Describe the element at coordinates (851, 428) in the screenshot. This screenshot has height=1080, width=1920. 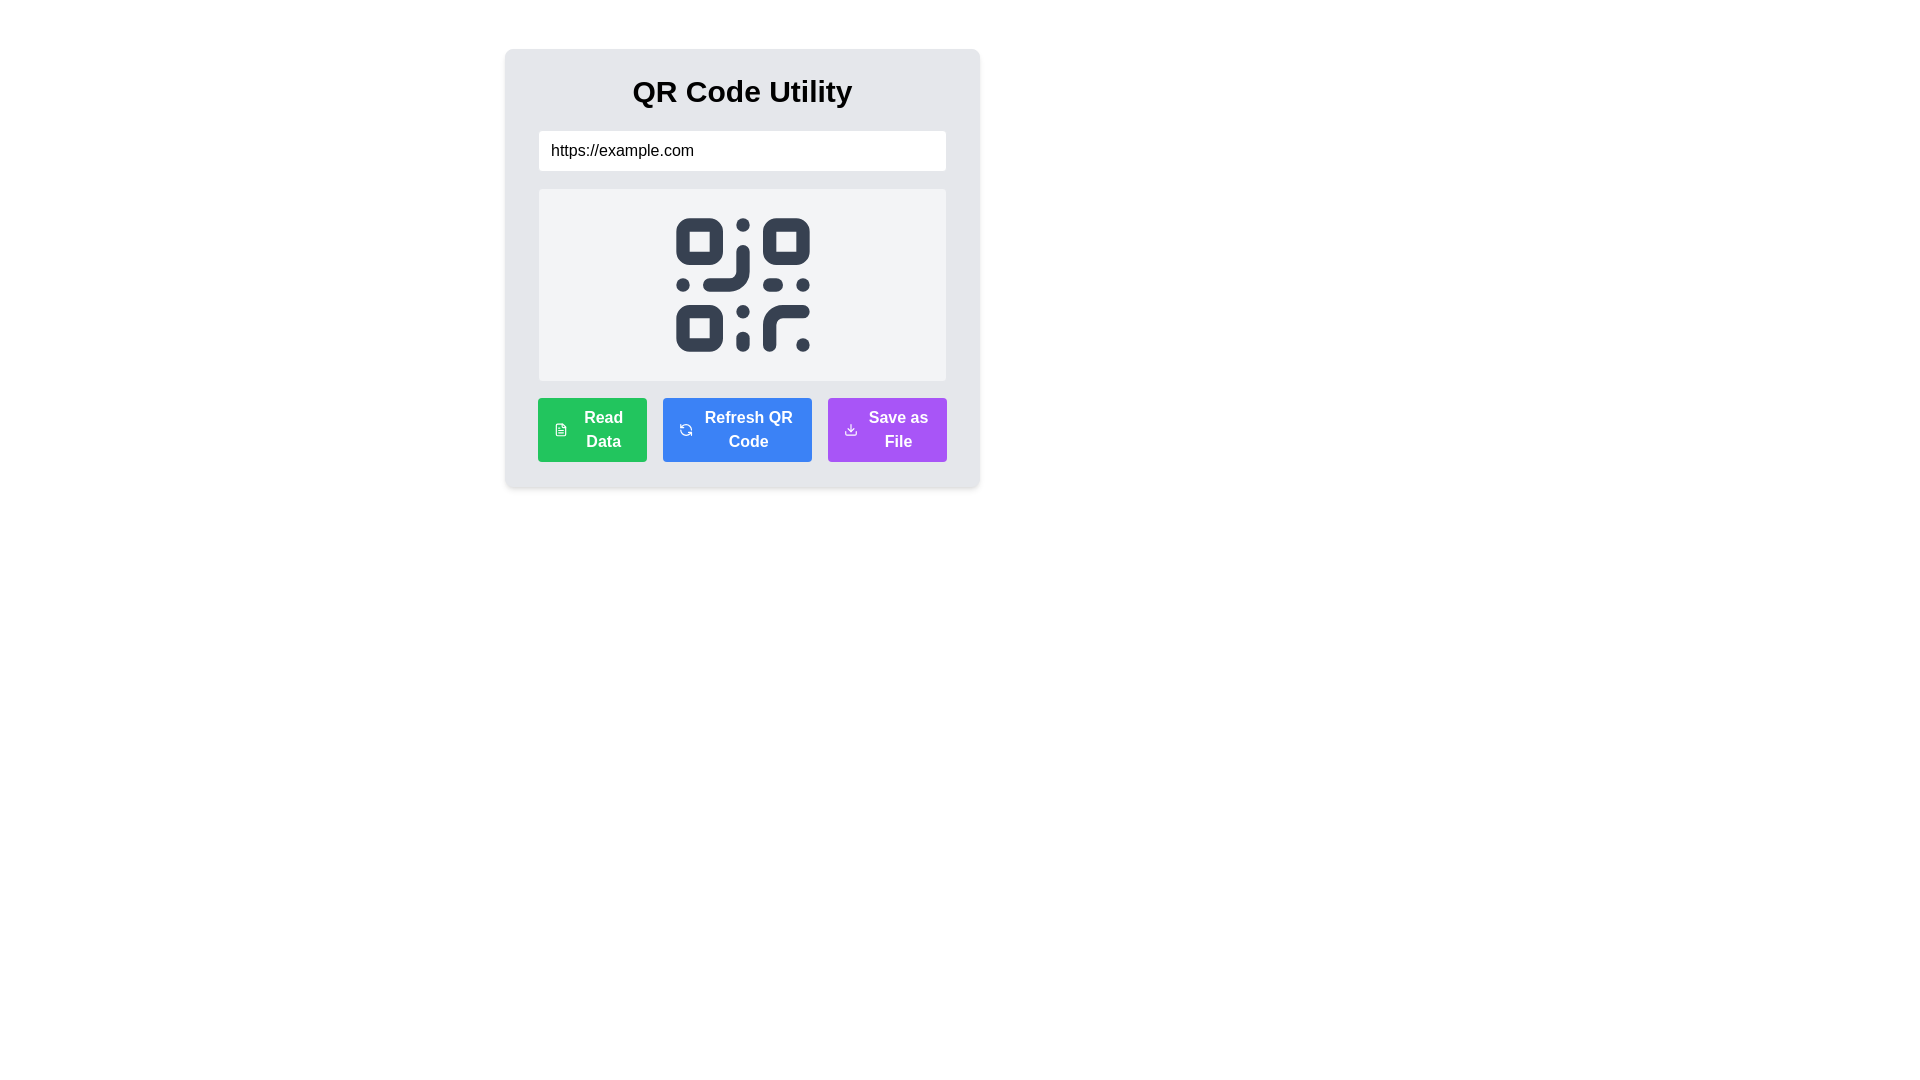
I see `the appearance of the download icon located to the left of the text in the 'Save as File' button, which is the rightmost button in a row of three buttons at the bottom of the interface` at that location.